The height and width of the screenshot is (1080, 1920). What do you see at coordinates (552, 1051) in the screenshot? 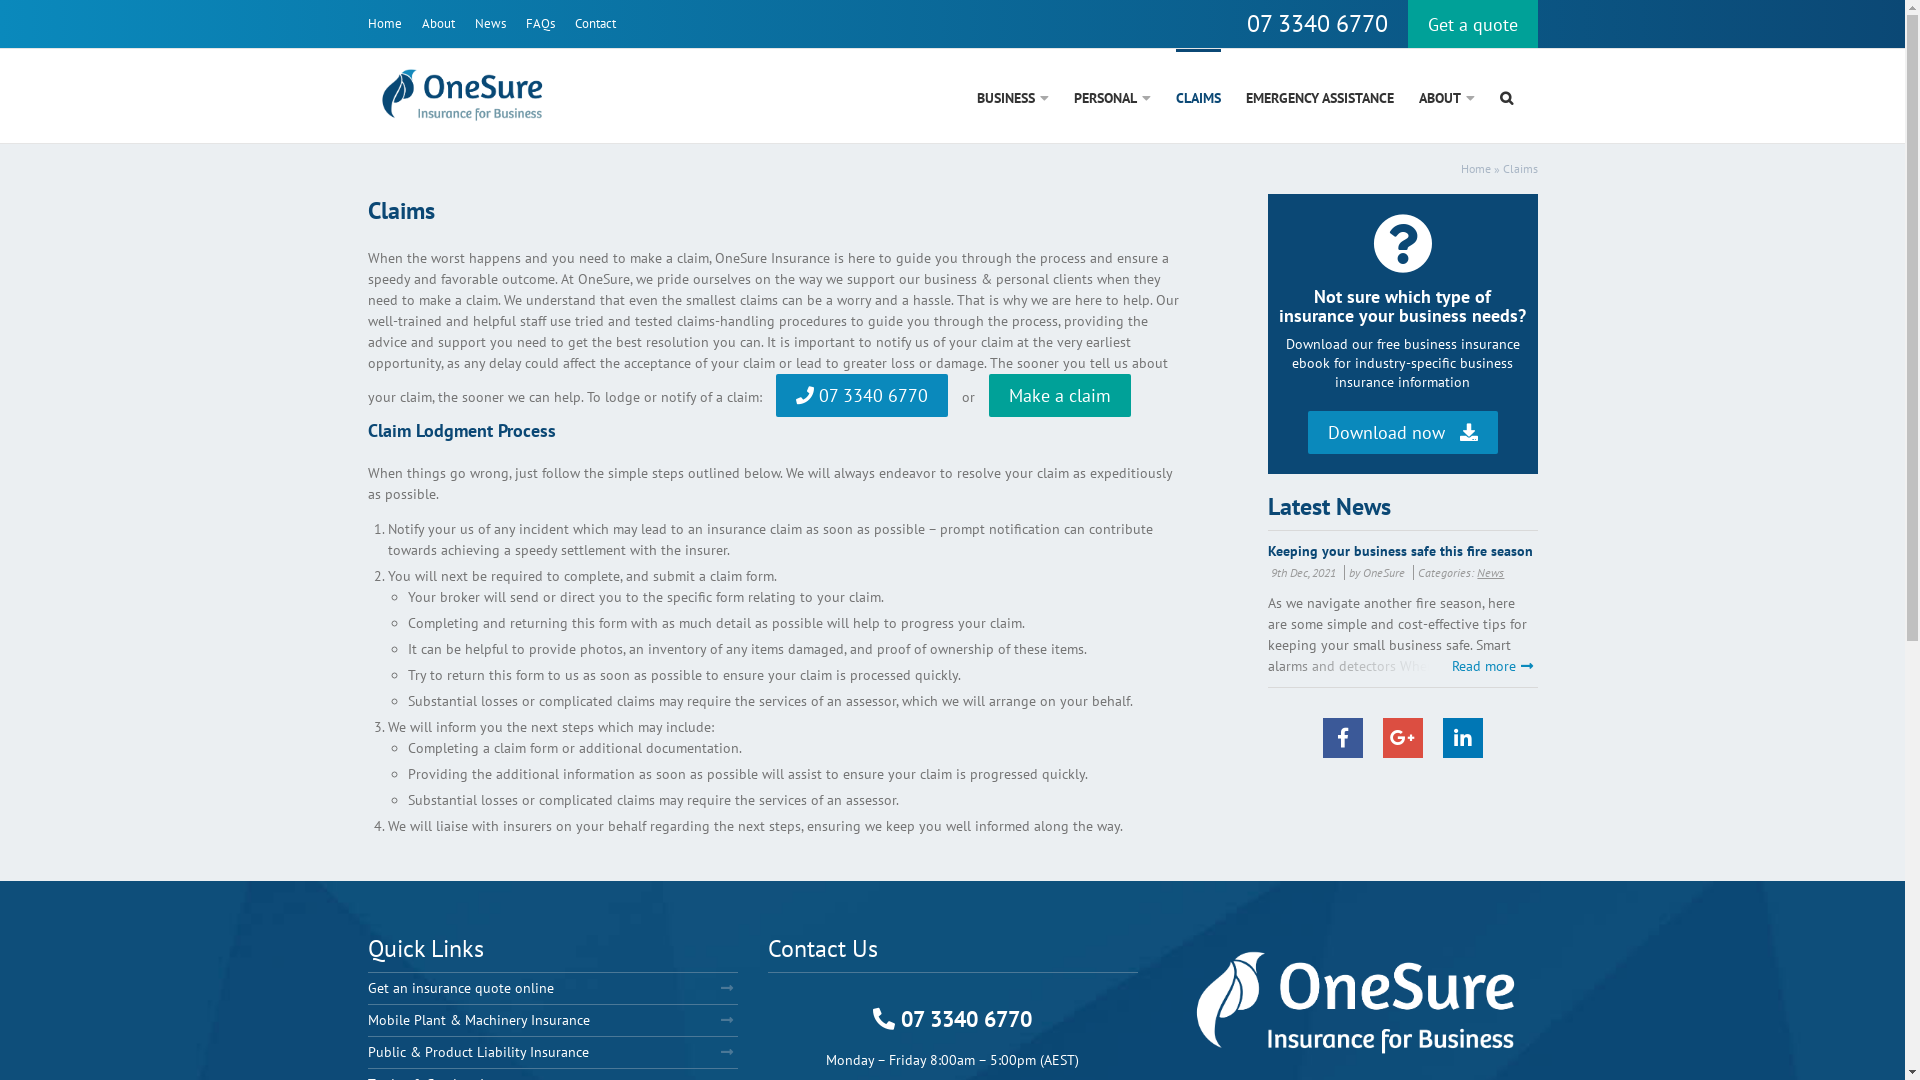
I see `'Public & Product Liability Insurance'` at bounding box center [552, 1051].